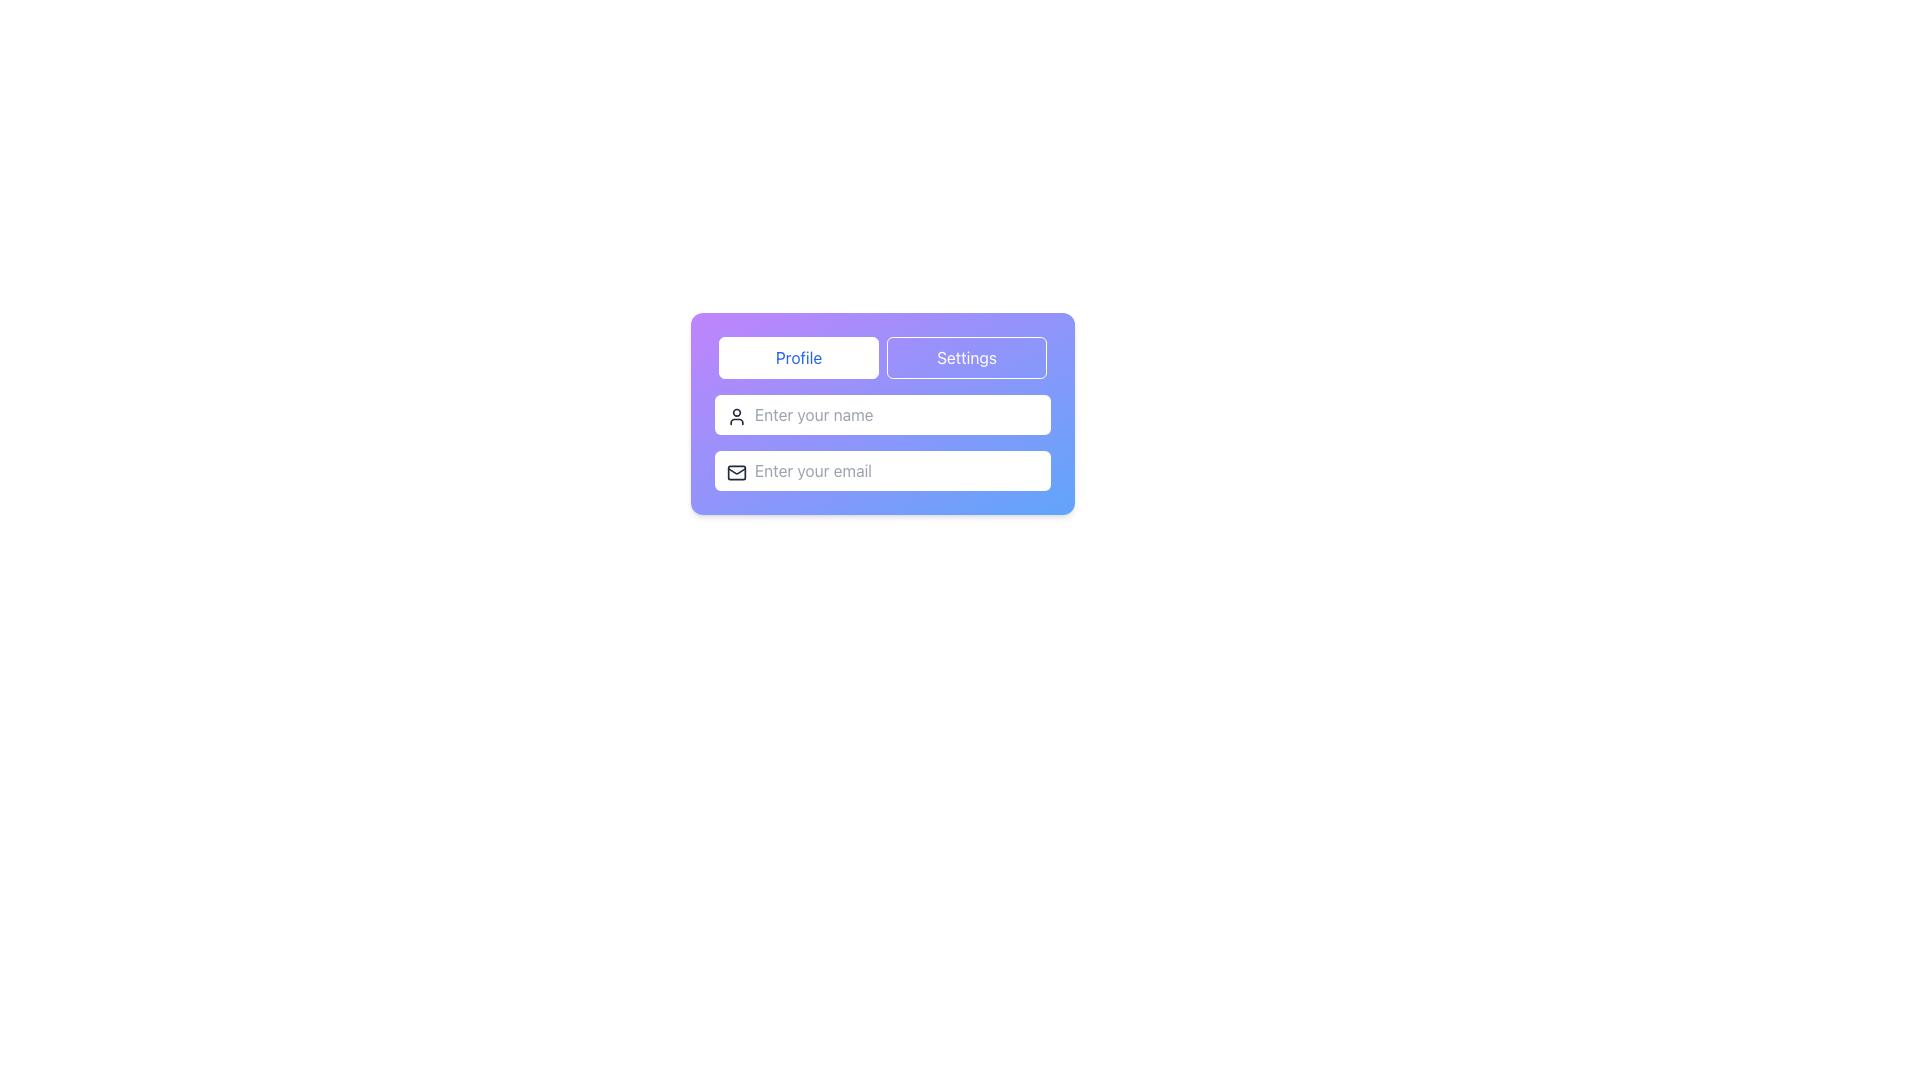  I want to click on the email input field, which is the second input field below the 'Enter your name' field, so click(882, 442).